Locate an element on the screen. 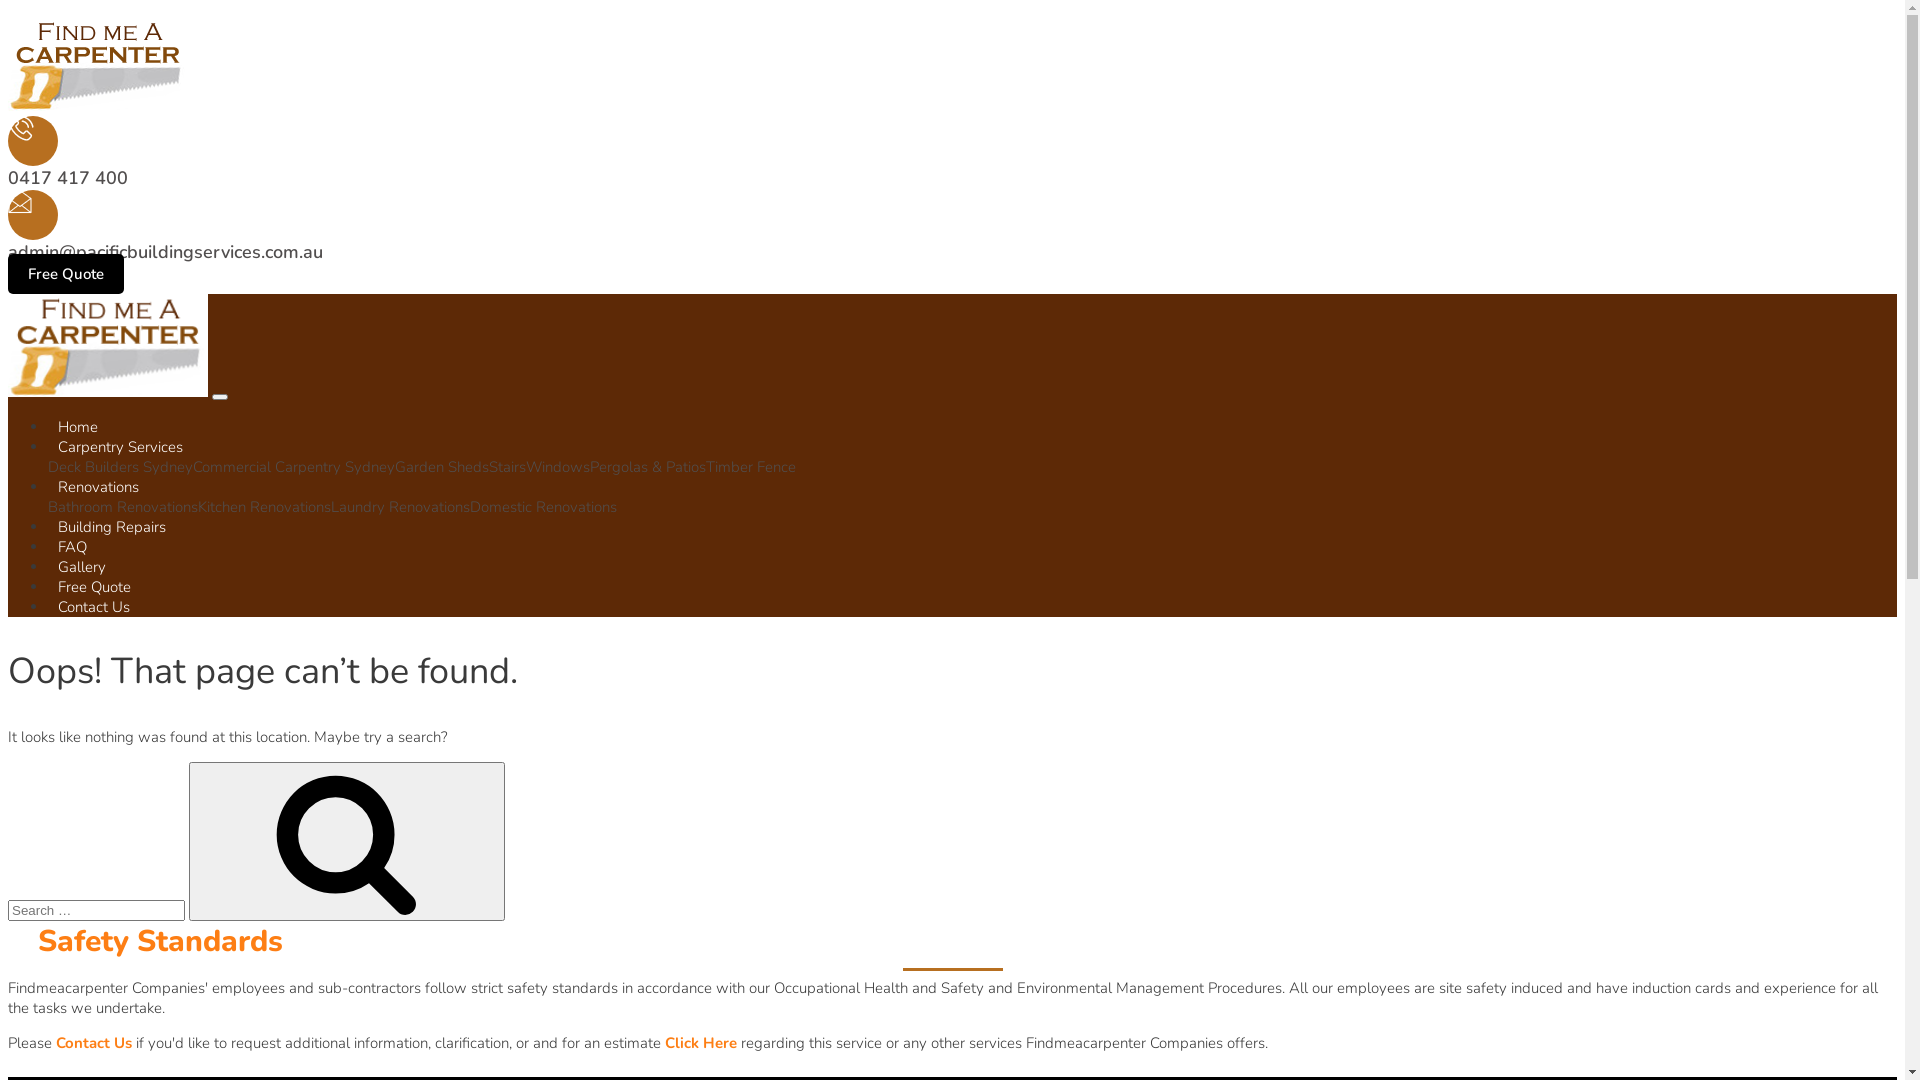 Image resolution: width=1920 pixels, height=1080 pixels. 'admin@pacificbuildingservices.com.au' is located at coordinates (165, 250).